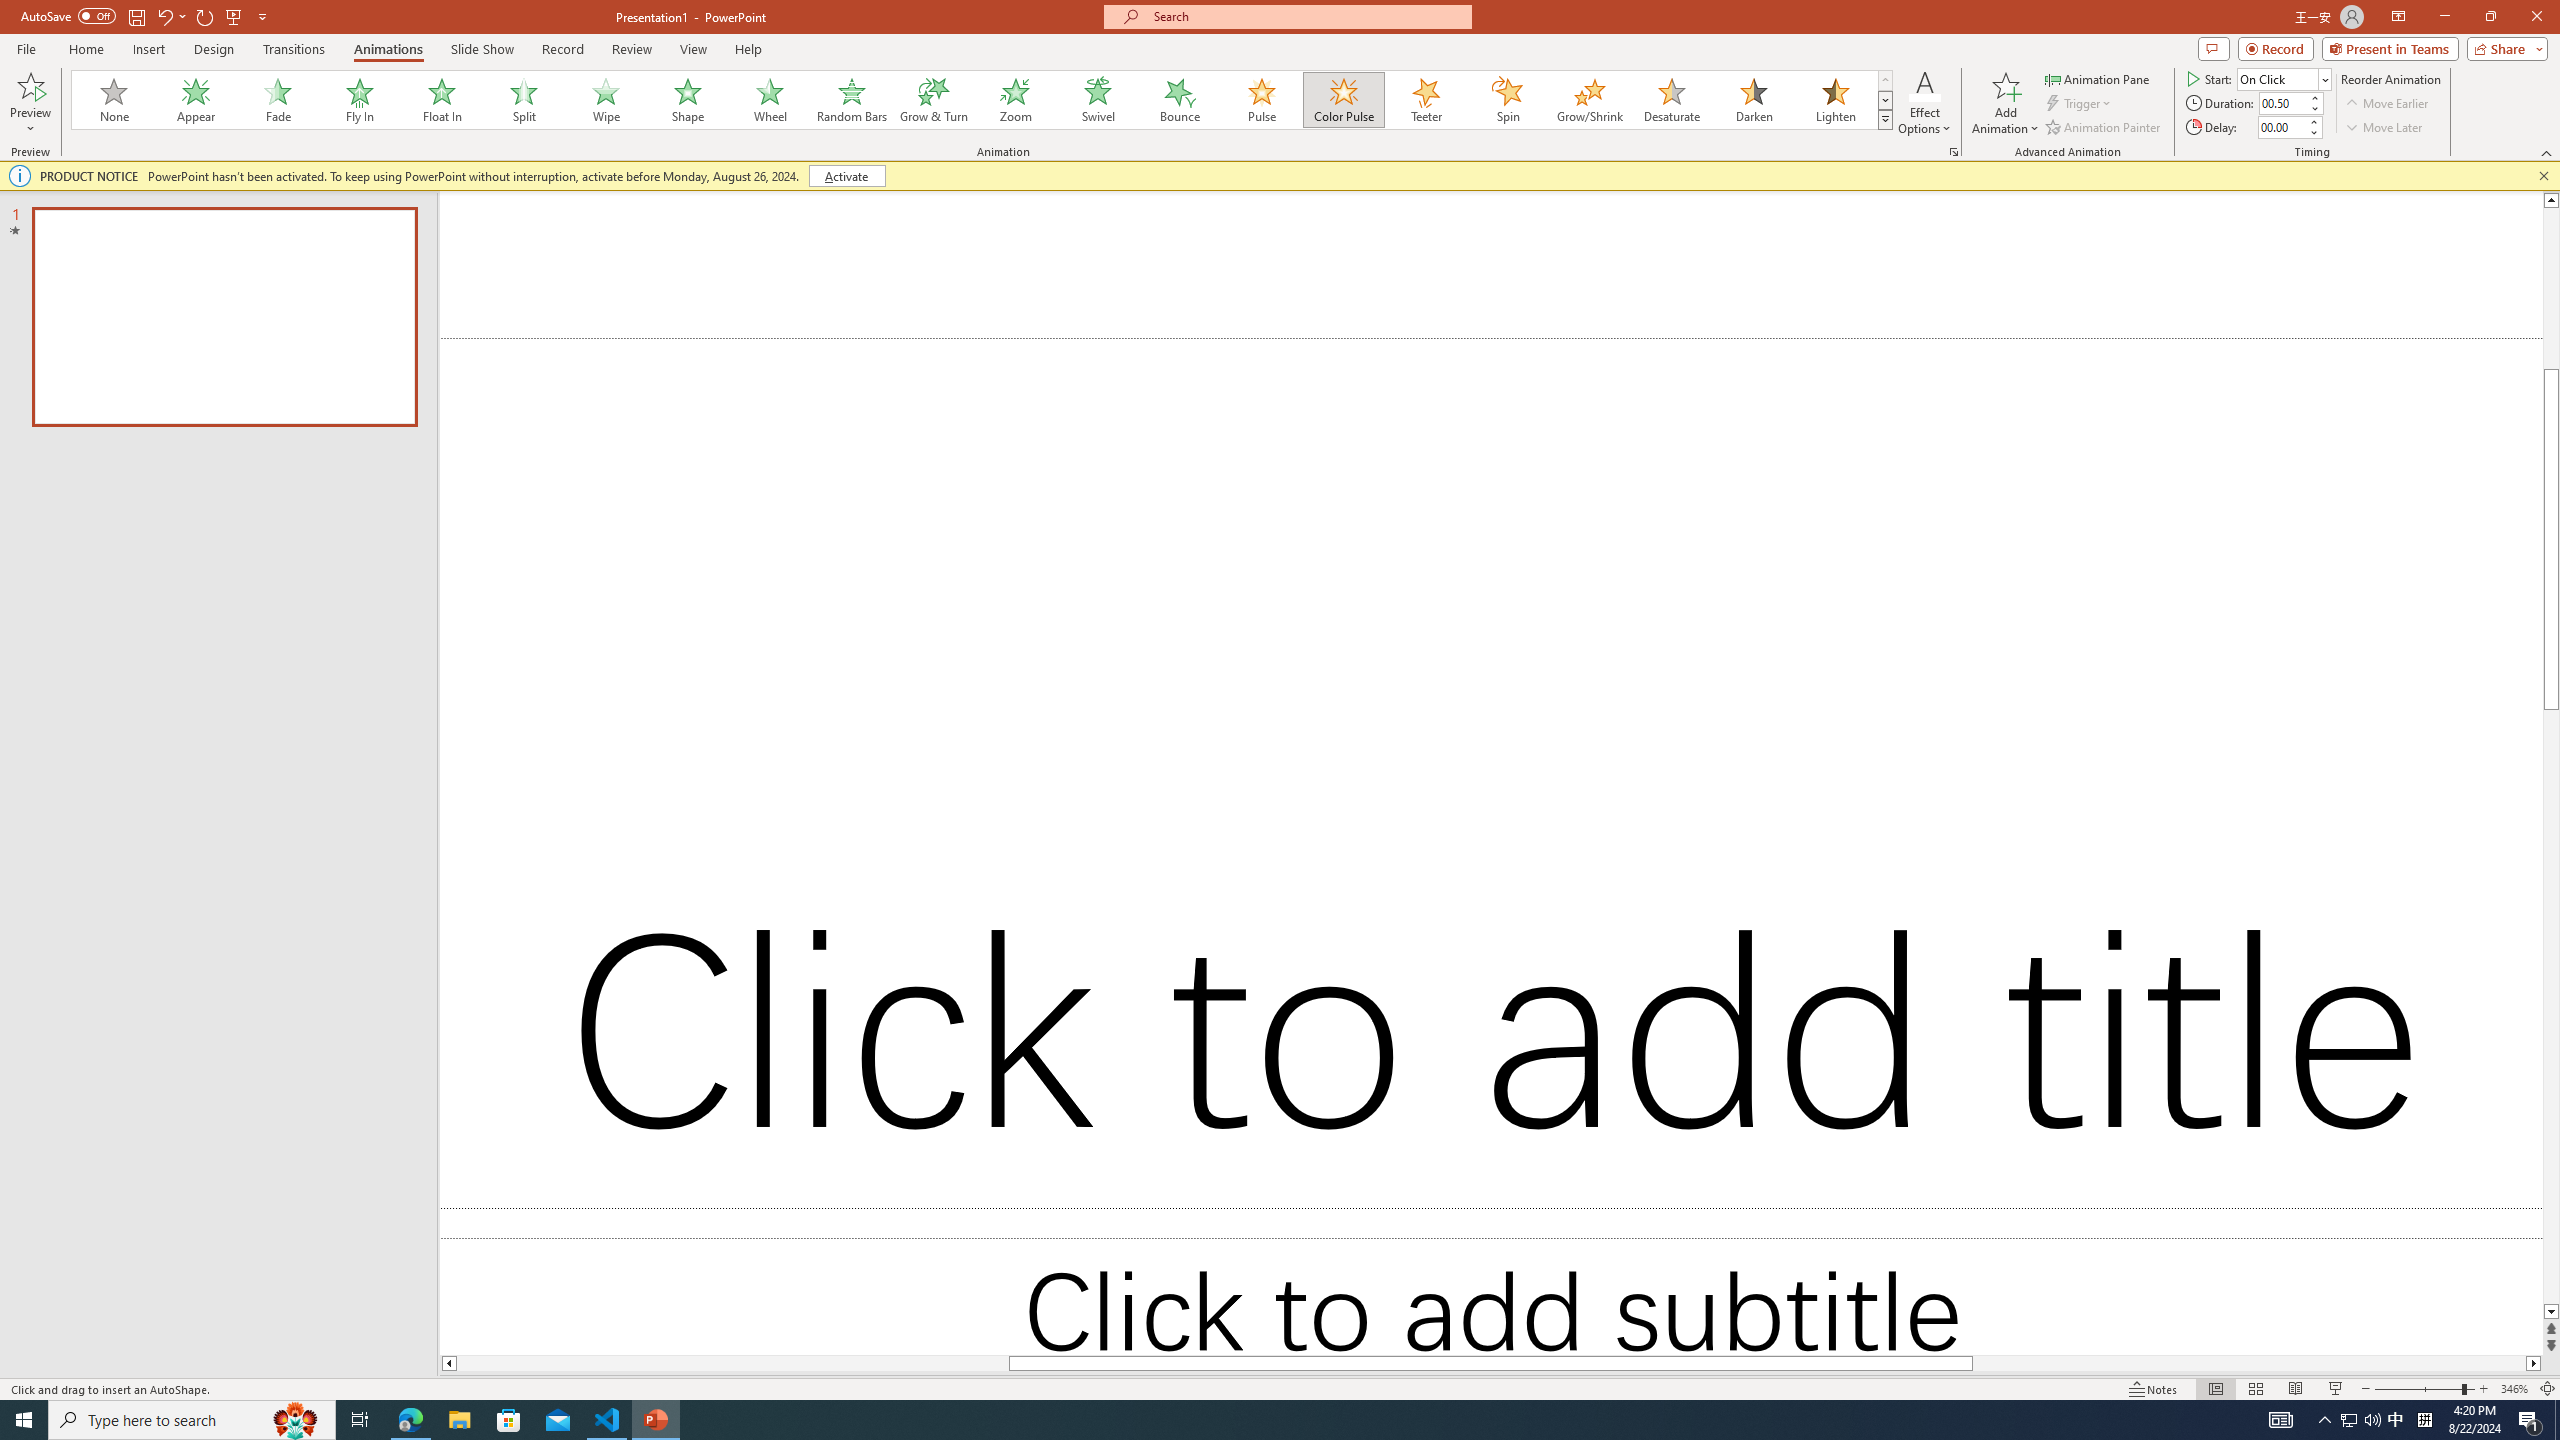  I want to click on 'Fly In', so click(359, 99).